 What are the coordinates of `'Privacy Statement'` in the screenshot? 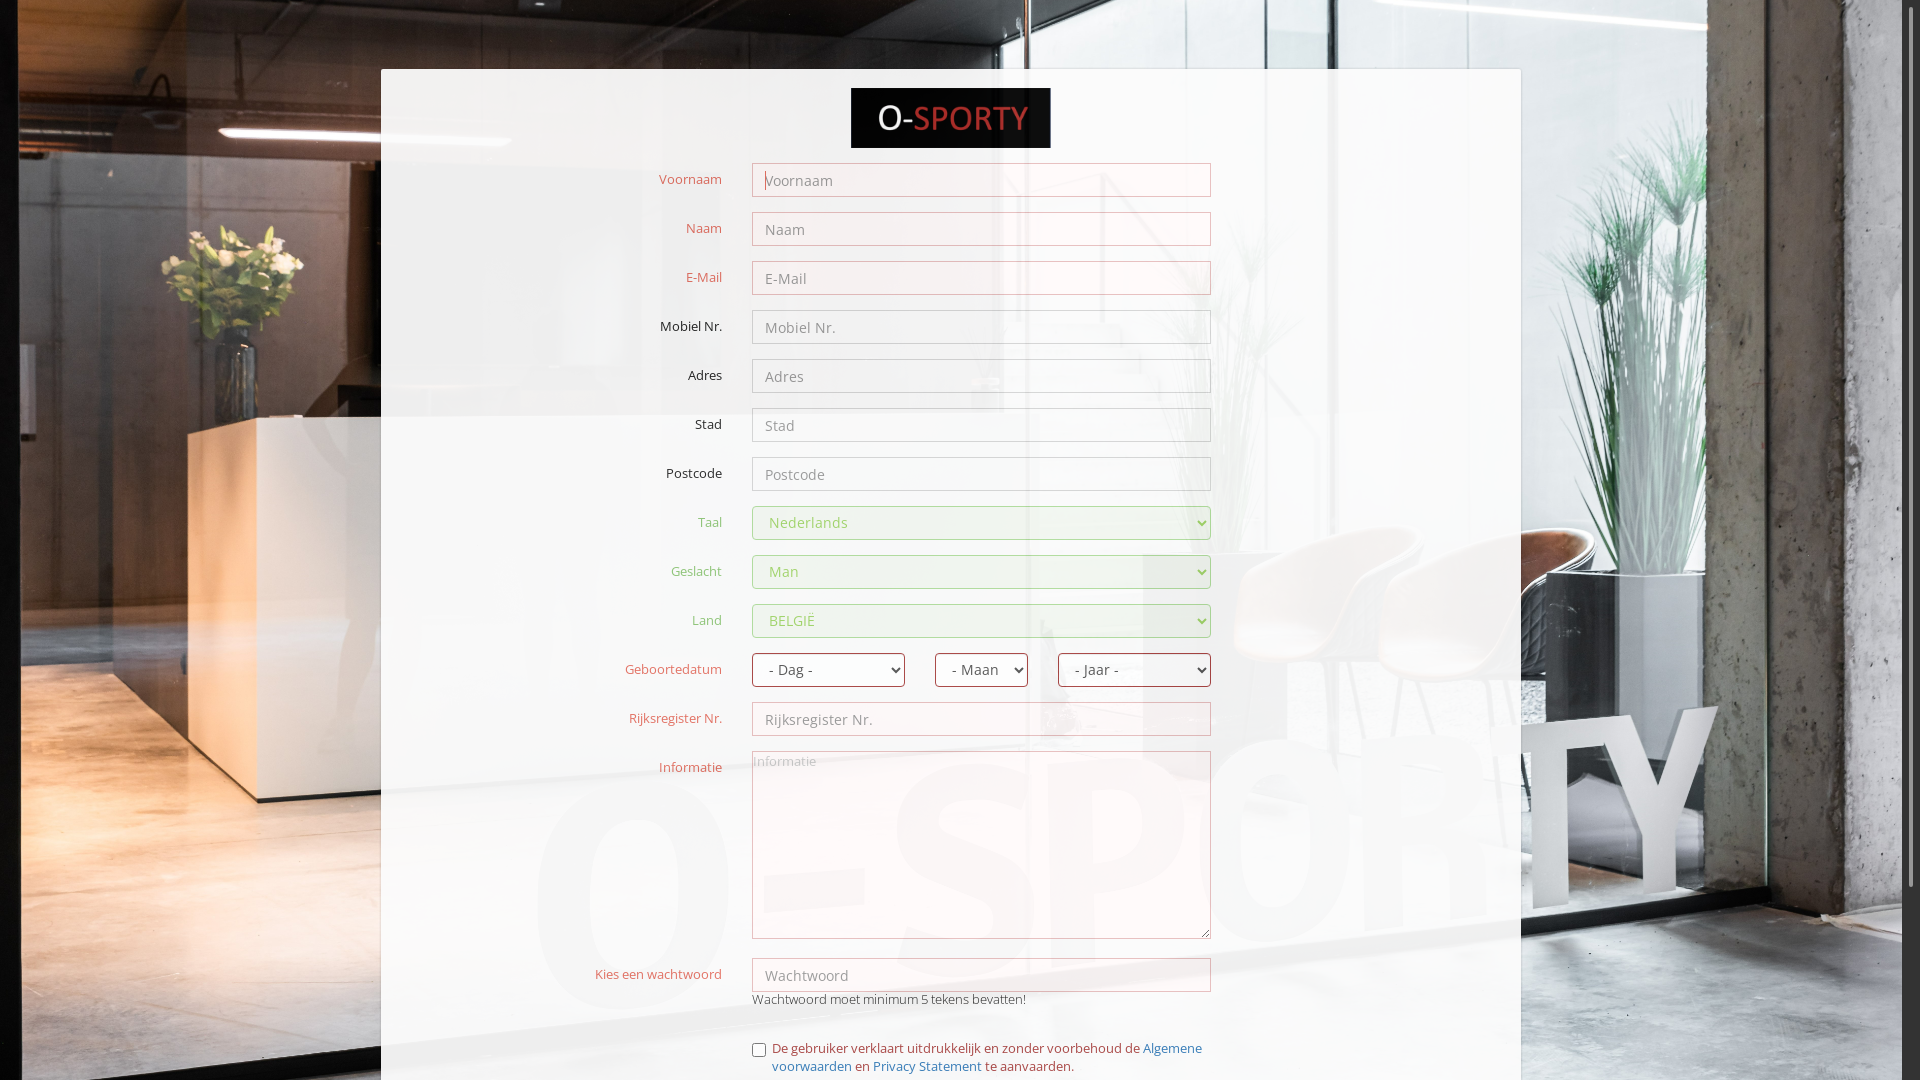 It's located at (926, 1064).